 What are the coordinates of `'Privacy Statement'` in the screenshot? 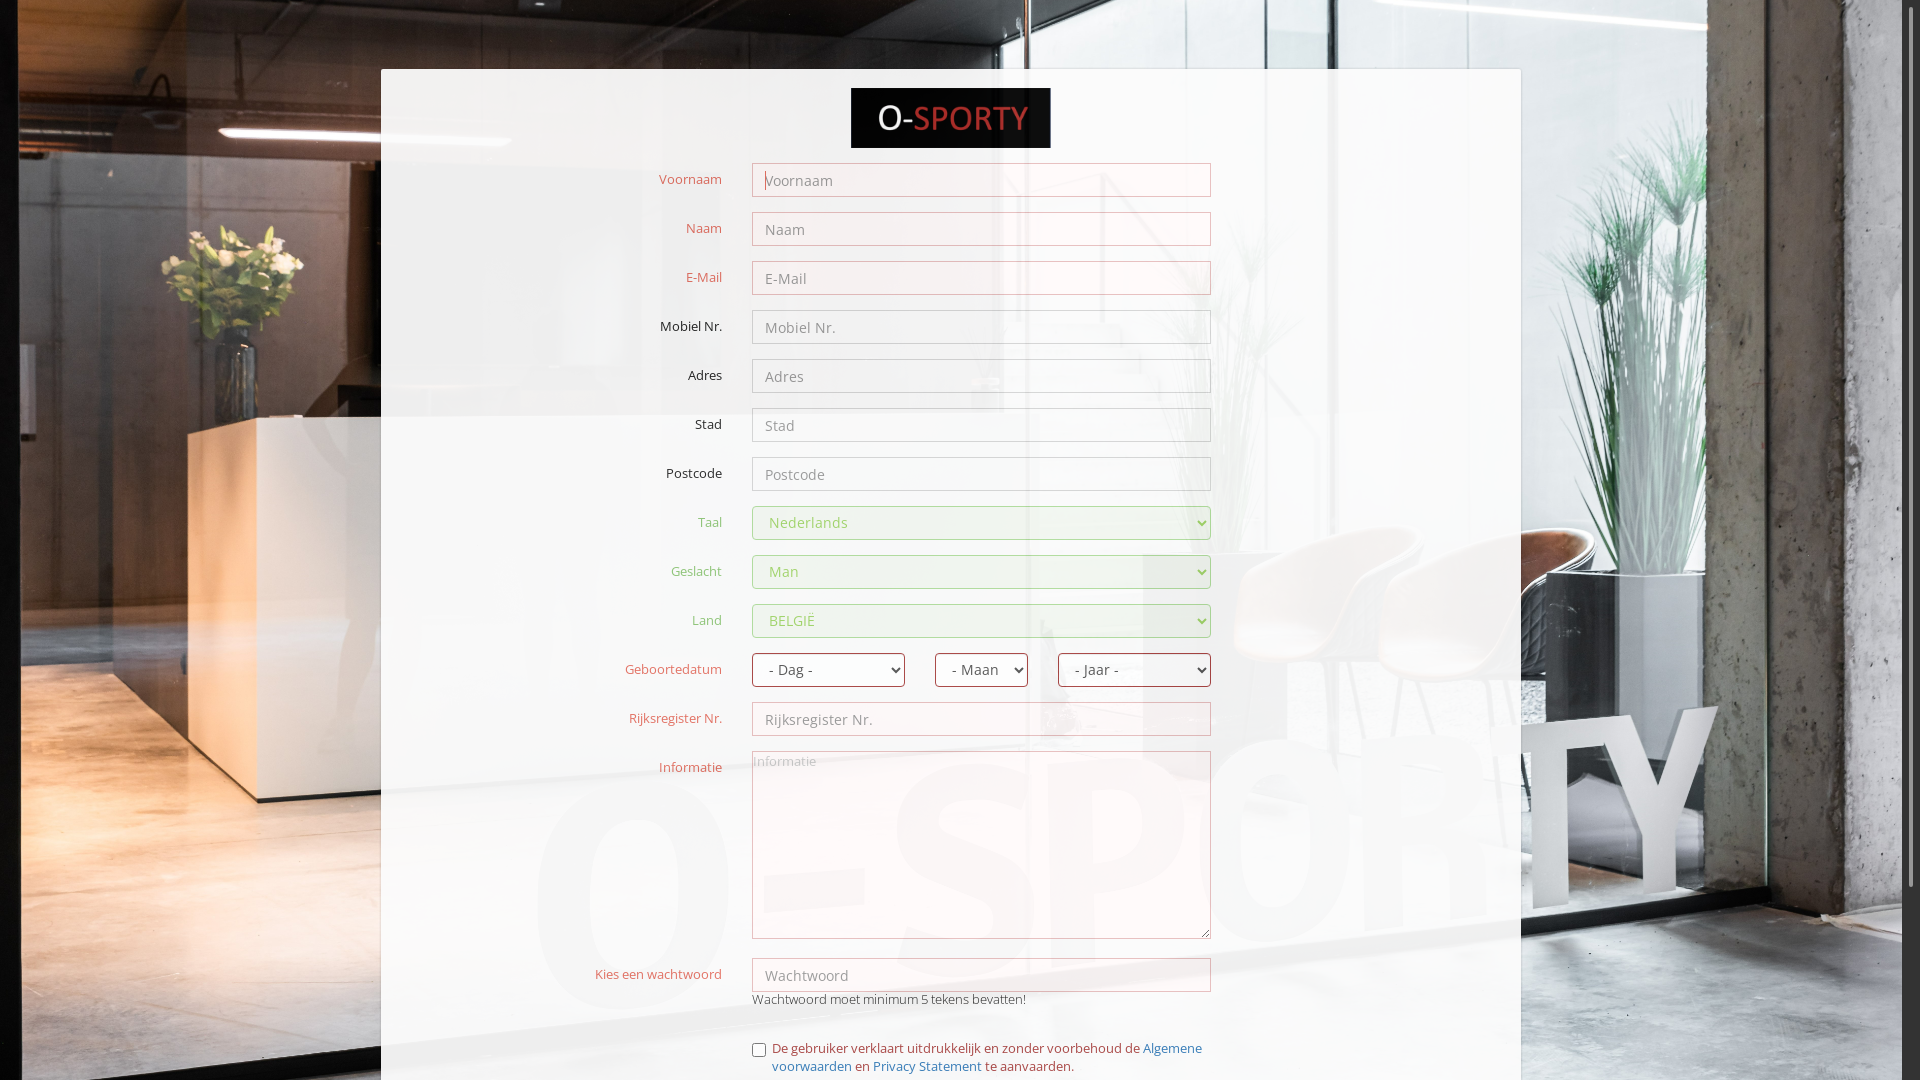 It's located at (926, 1064).